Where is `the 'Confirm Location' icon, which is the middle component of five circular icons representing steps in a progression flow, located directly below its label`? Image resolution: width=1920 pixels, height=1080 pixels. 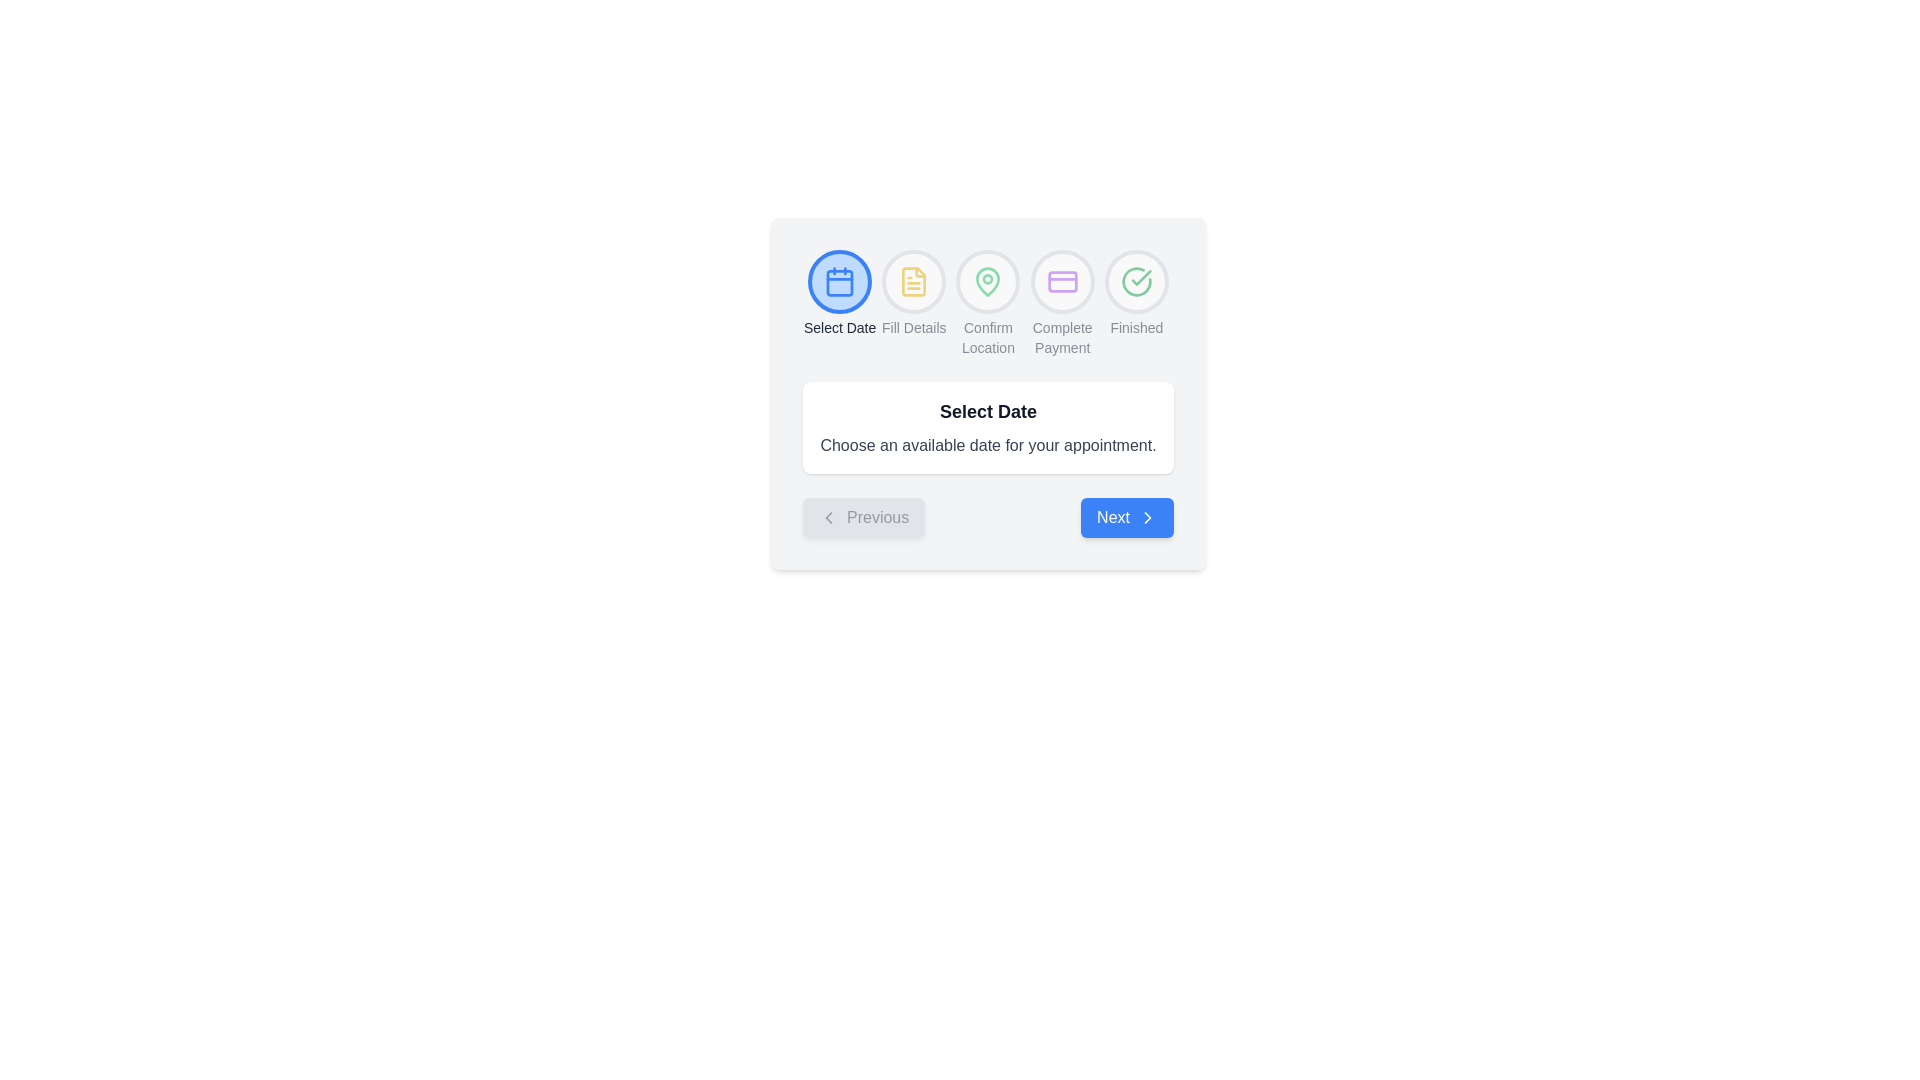 the 'Confirm Location' icon, which is the middle component of five circular icons representing steps in a progression flow, located directly below its label is located at coordinates (988, 281).